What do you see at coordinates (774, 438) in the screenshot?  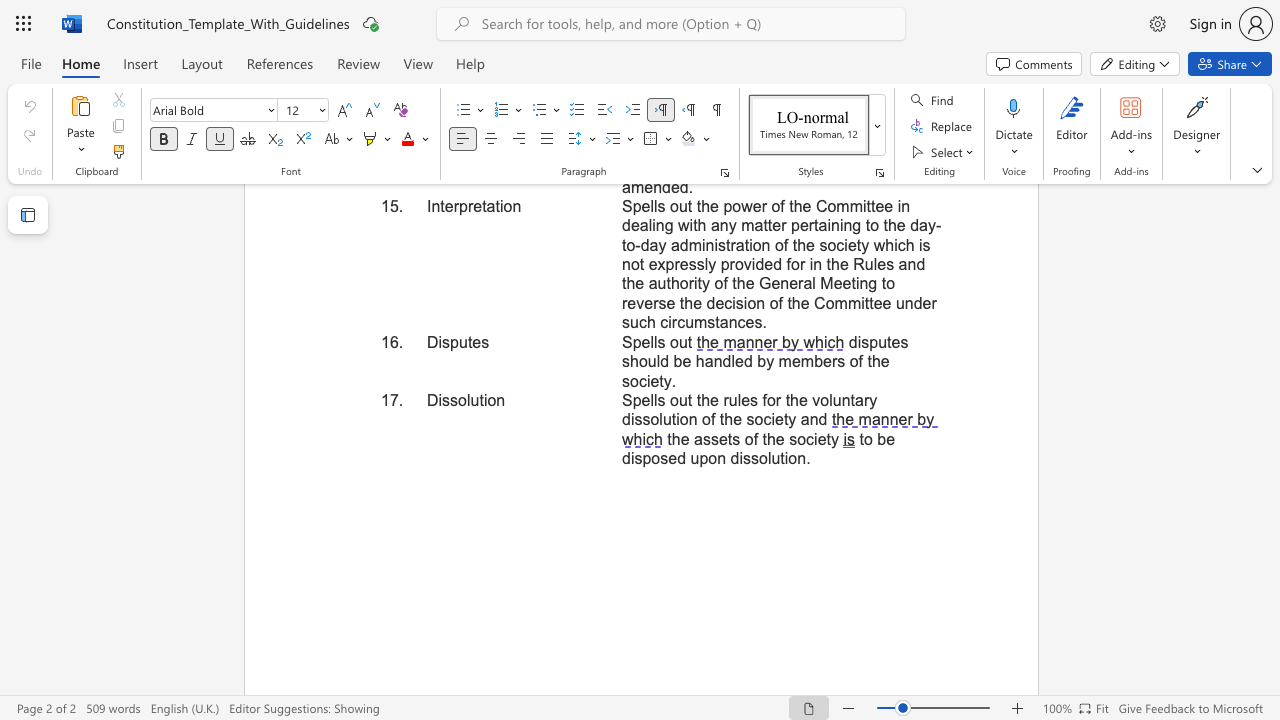 I see `the subset text "e soc" within the text "the assets of the society"` at bounding box center [774, 438].